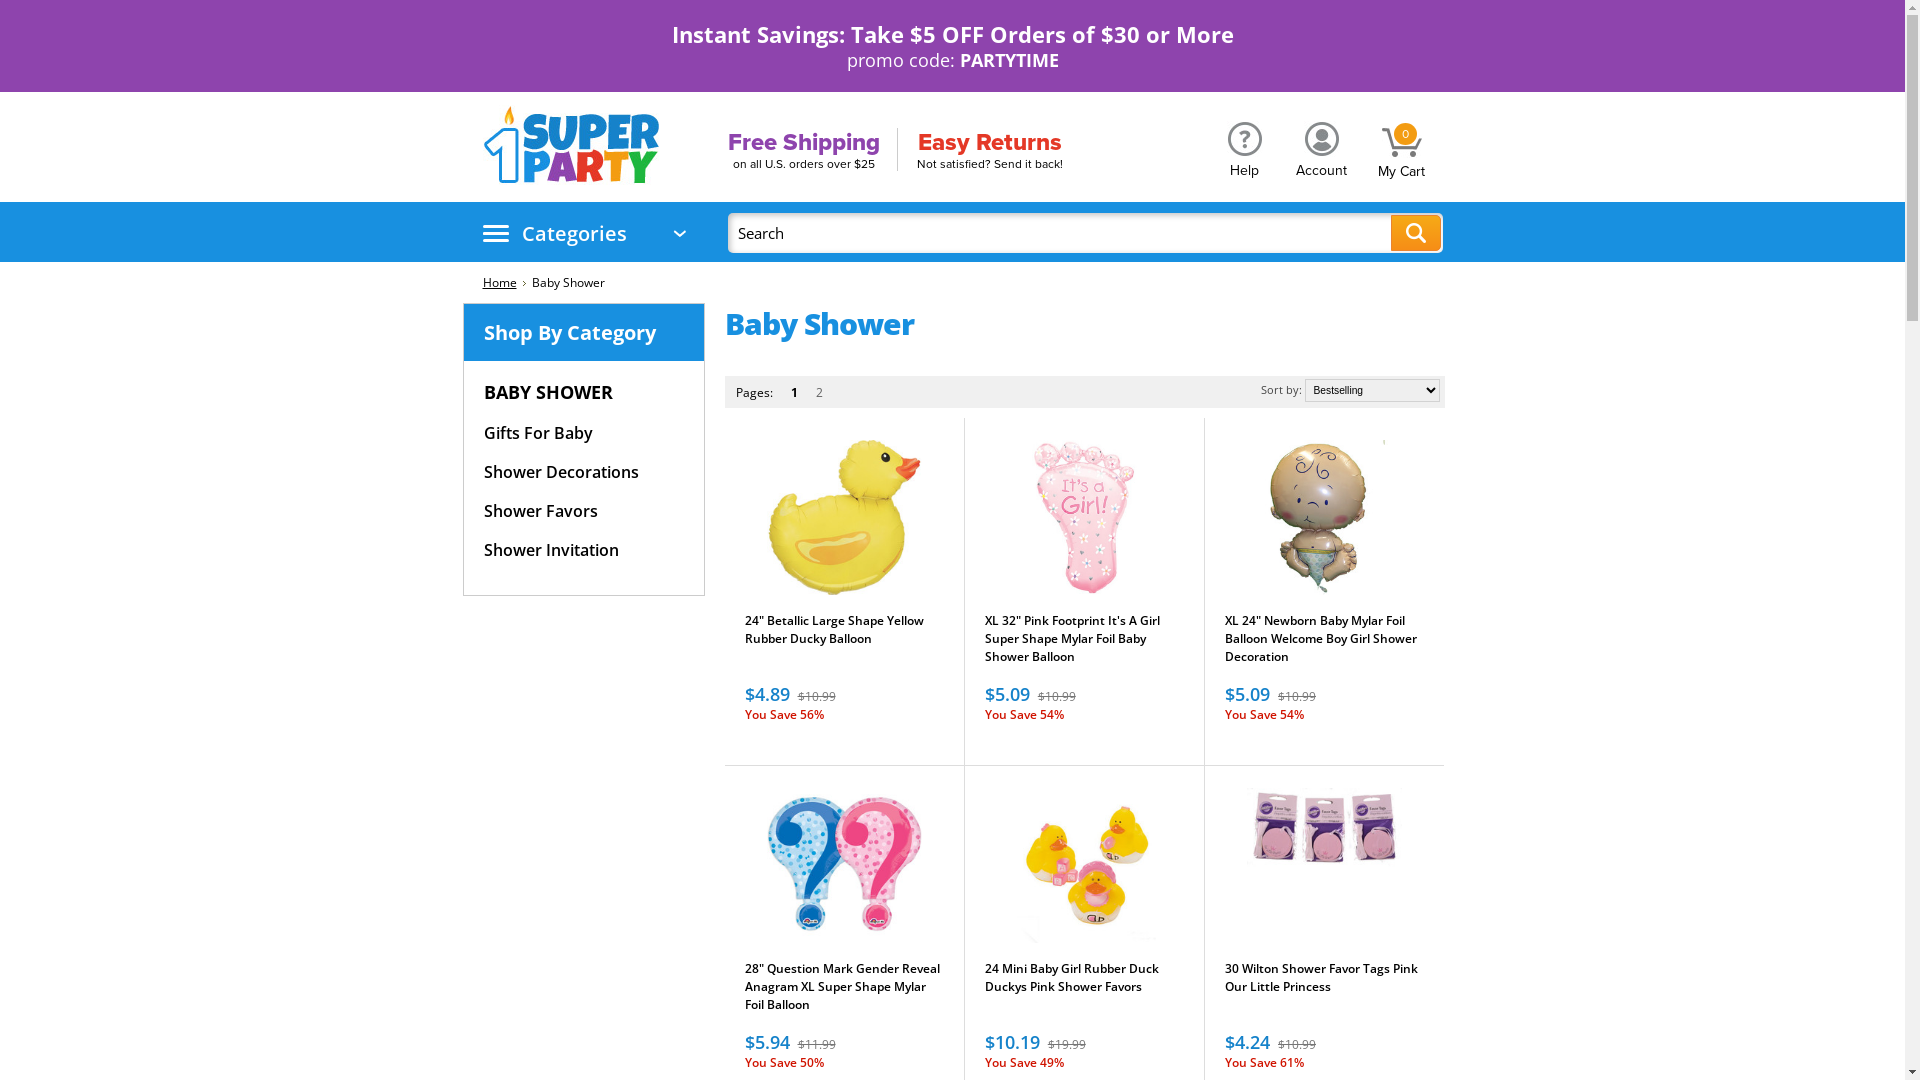 The image size is (1920, 1080). I want to click on '24" Betallic Large Shape Yellow Rubber Ducky Balloon', so click(843, 639).